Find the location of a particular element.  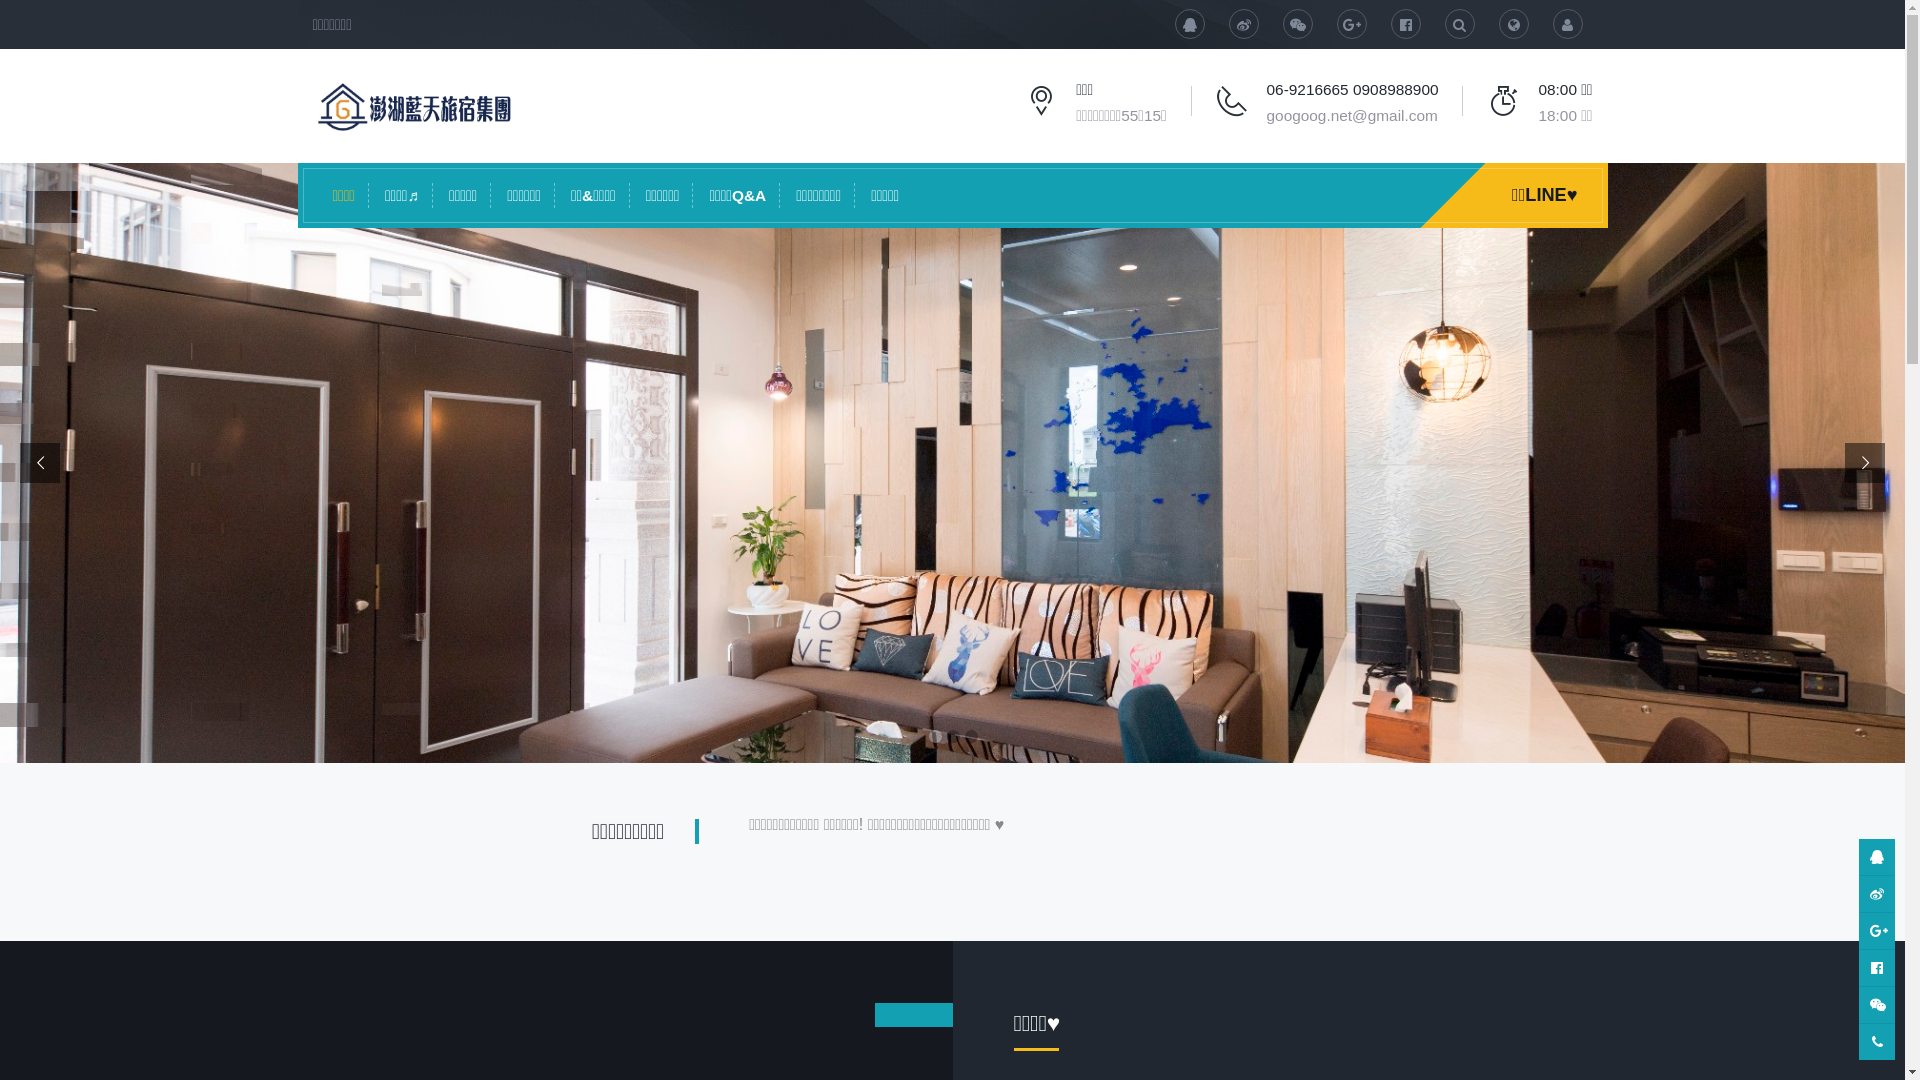

'Toggle Search' is located at coordinates (1498, 23).